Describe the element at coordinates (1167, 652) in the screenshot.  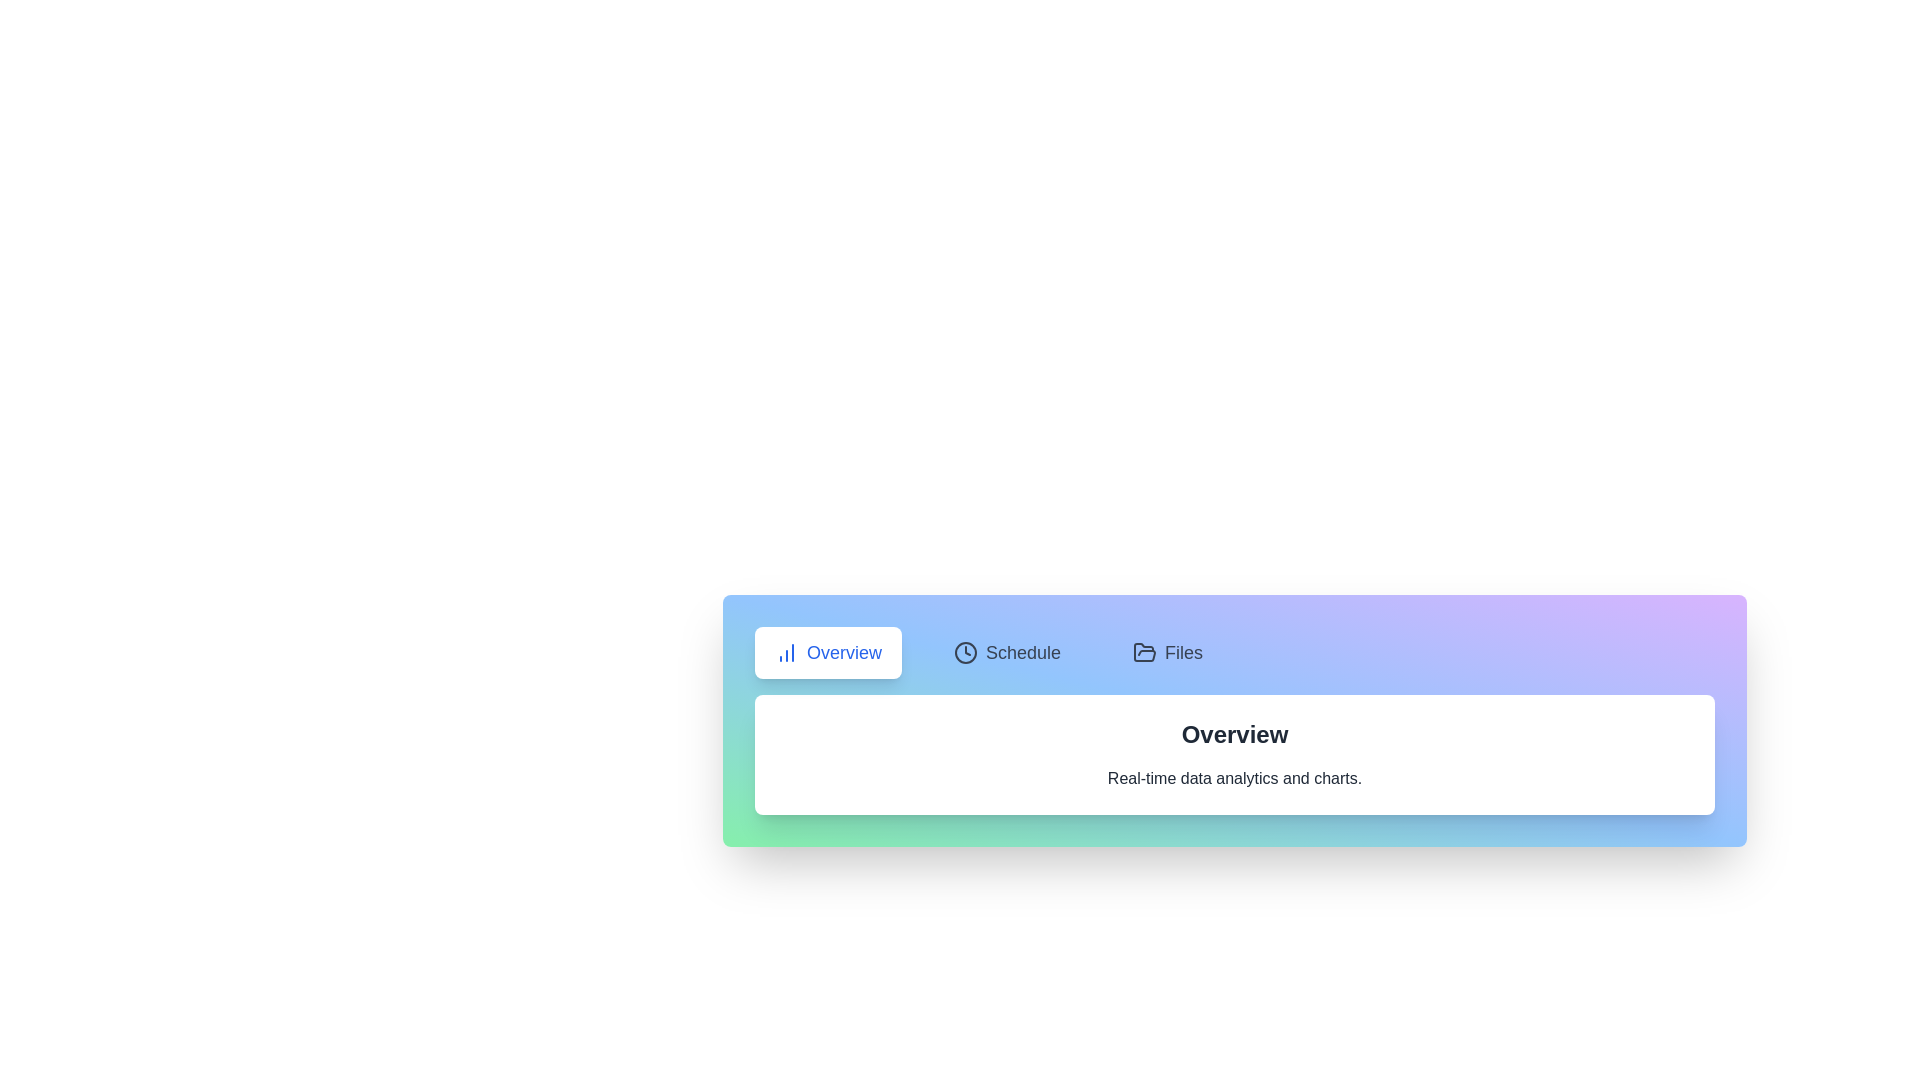
I see `the Files tab by clicking on its button` at that location.